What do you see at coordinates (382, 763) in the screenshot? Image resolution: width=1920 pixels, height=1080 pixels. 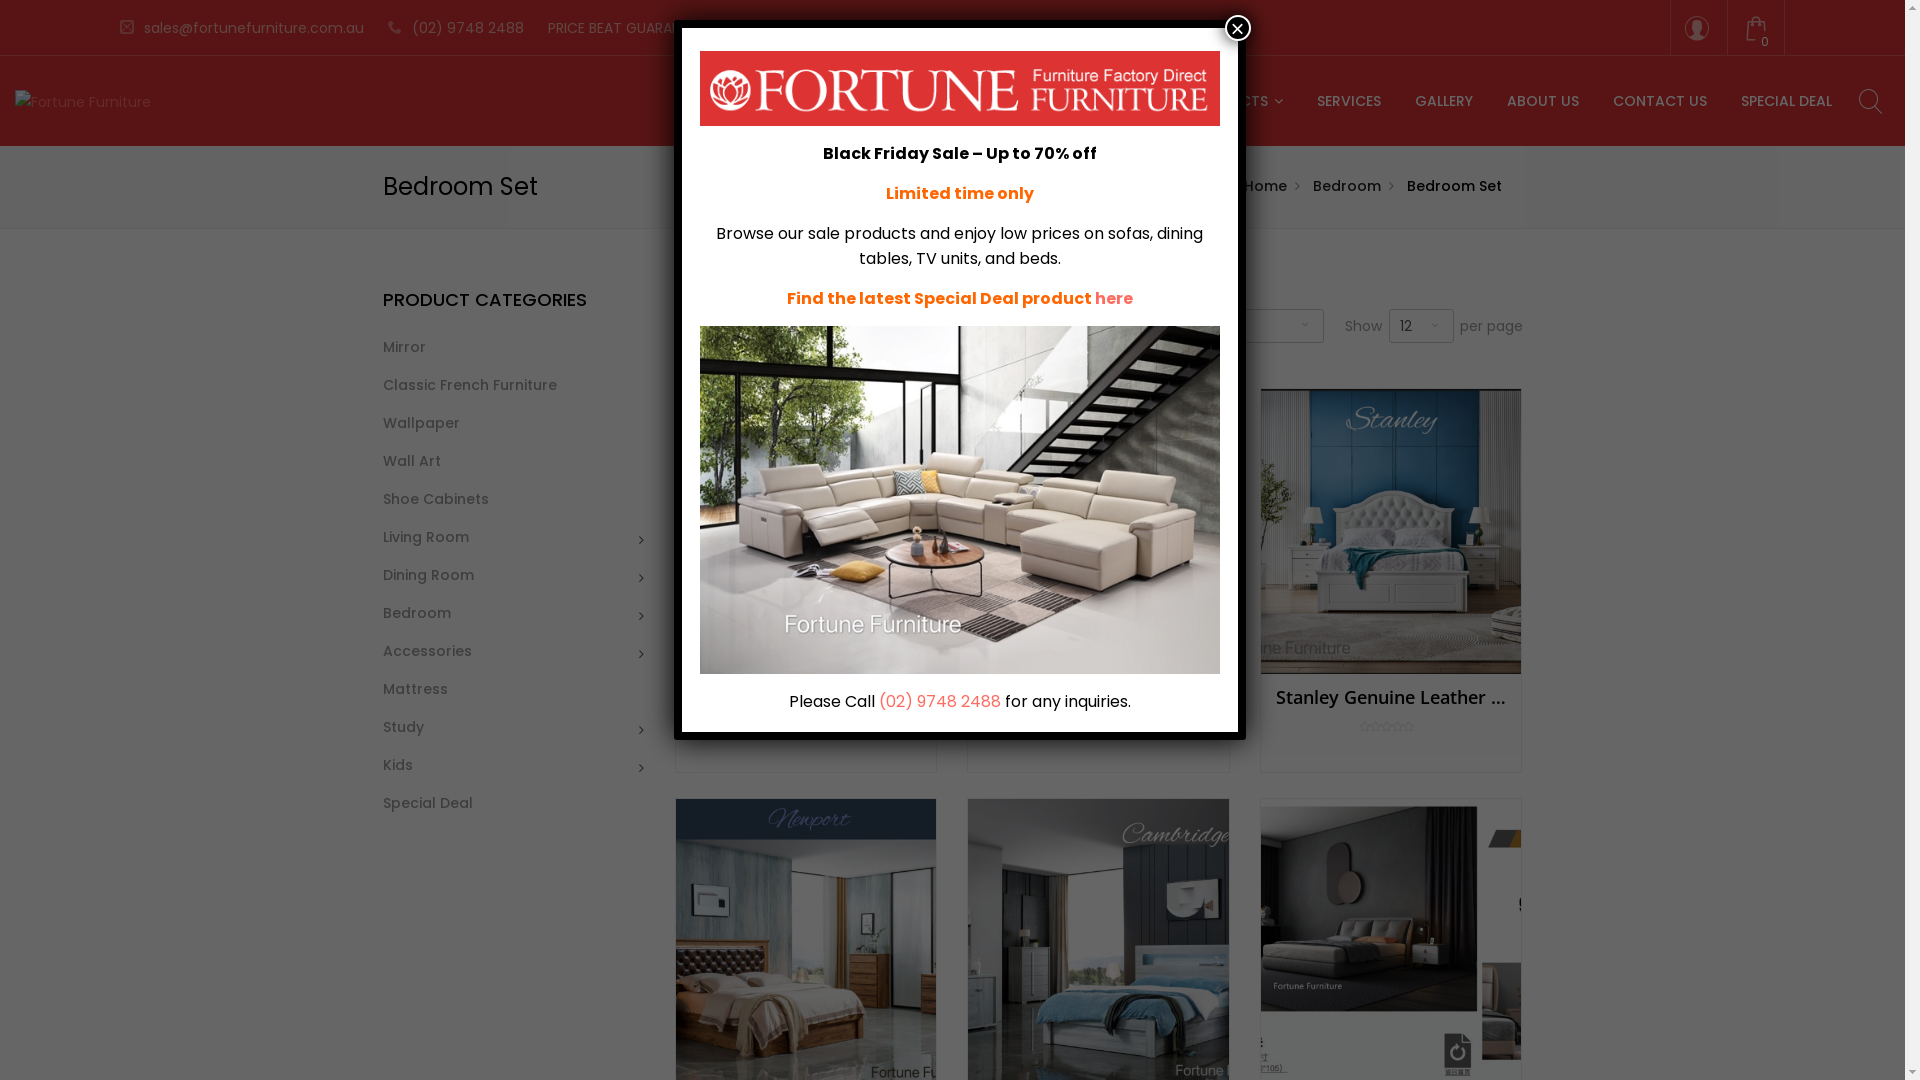 I see `'Kids'` at bounding box center [382, 763].